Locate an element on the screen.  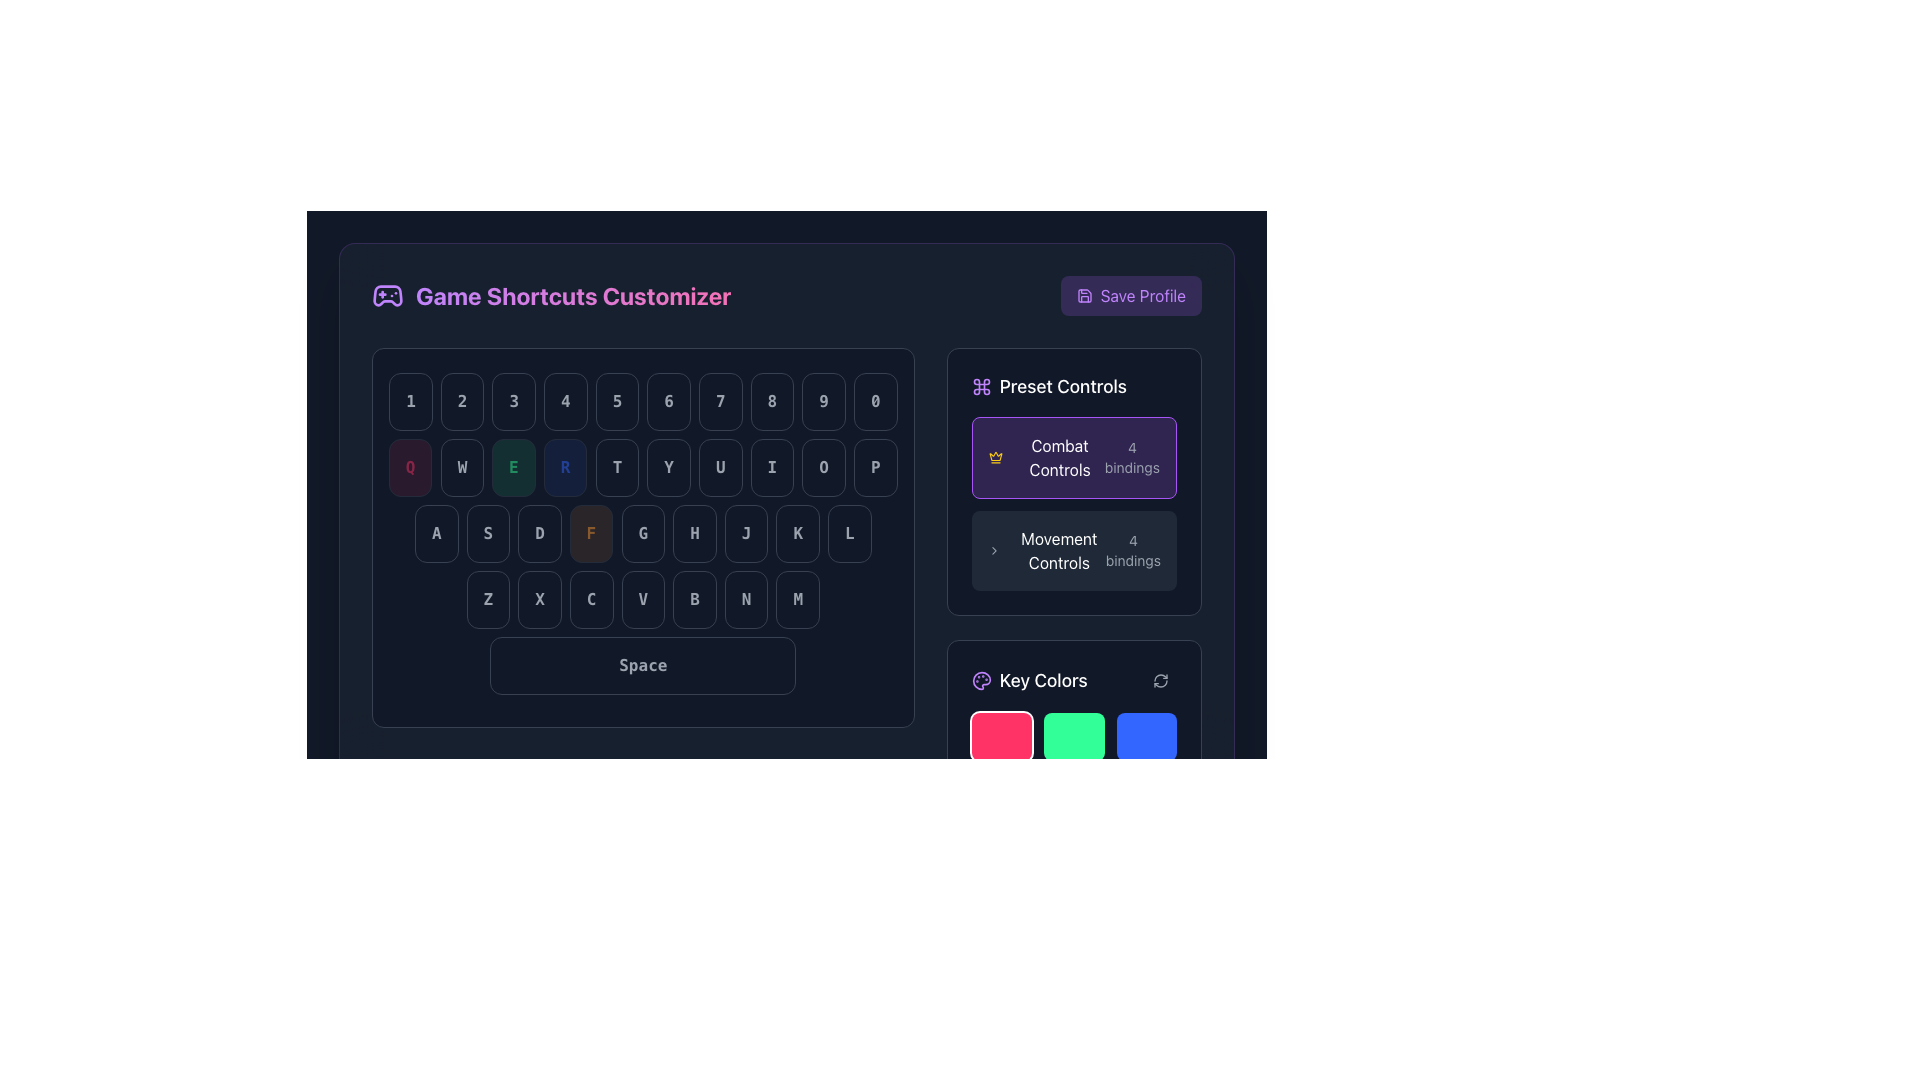
the Text with accompanying icon that serves as a label for the movement configuration control group located in the 'Preset Controls' section beneath 'Combat Controls' is located at coordinates (1045, 551).